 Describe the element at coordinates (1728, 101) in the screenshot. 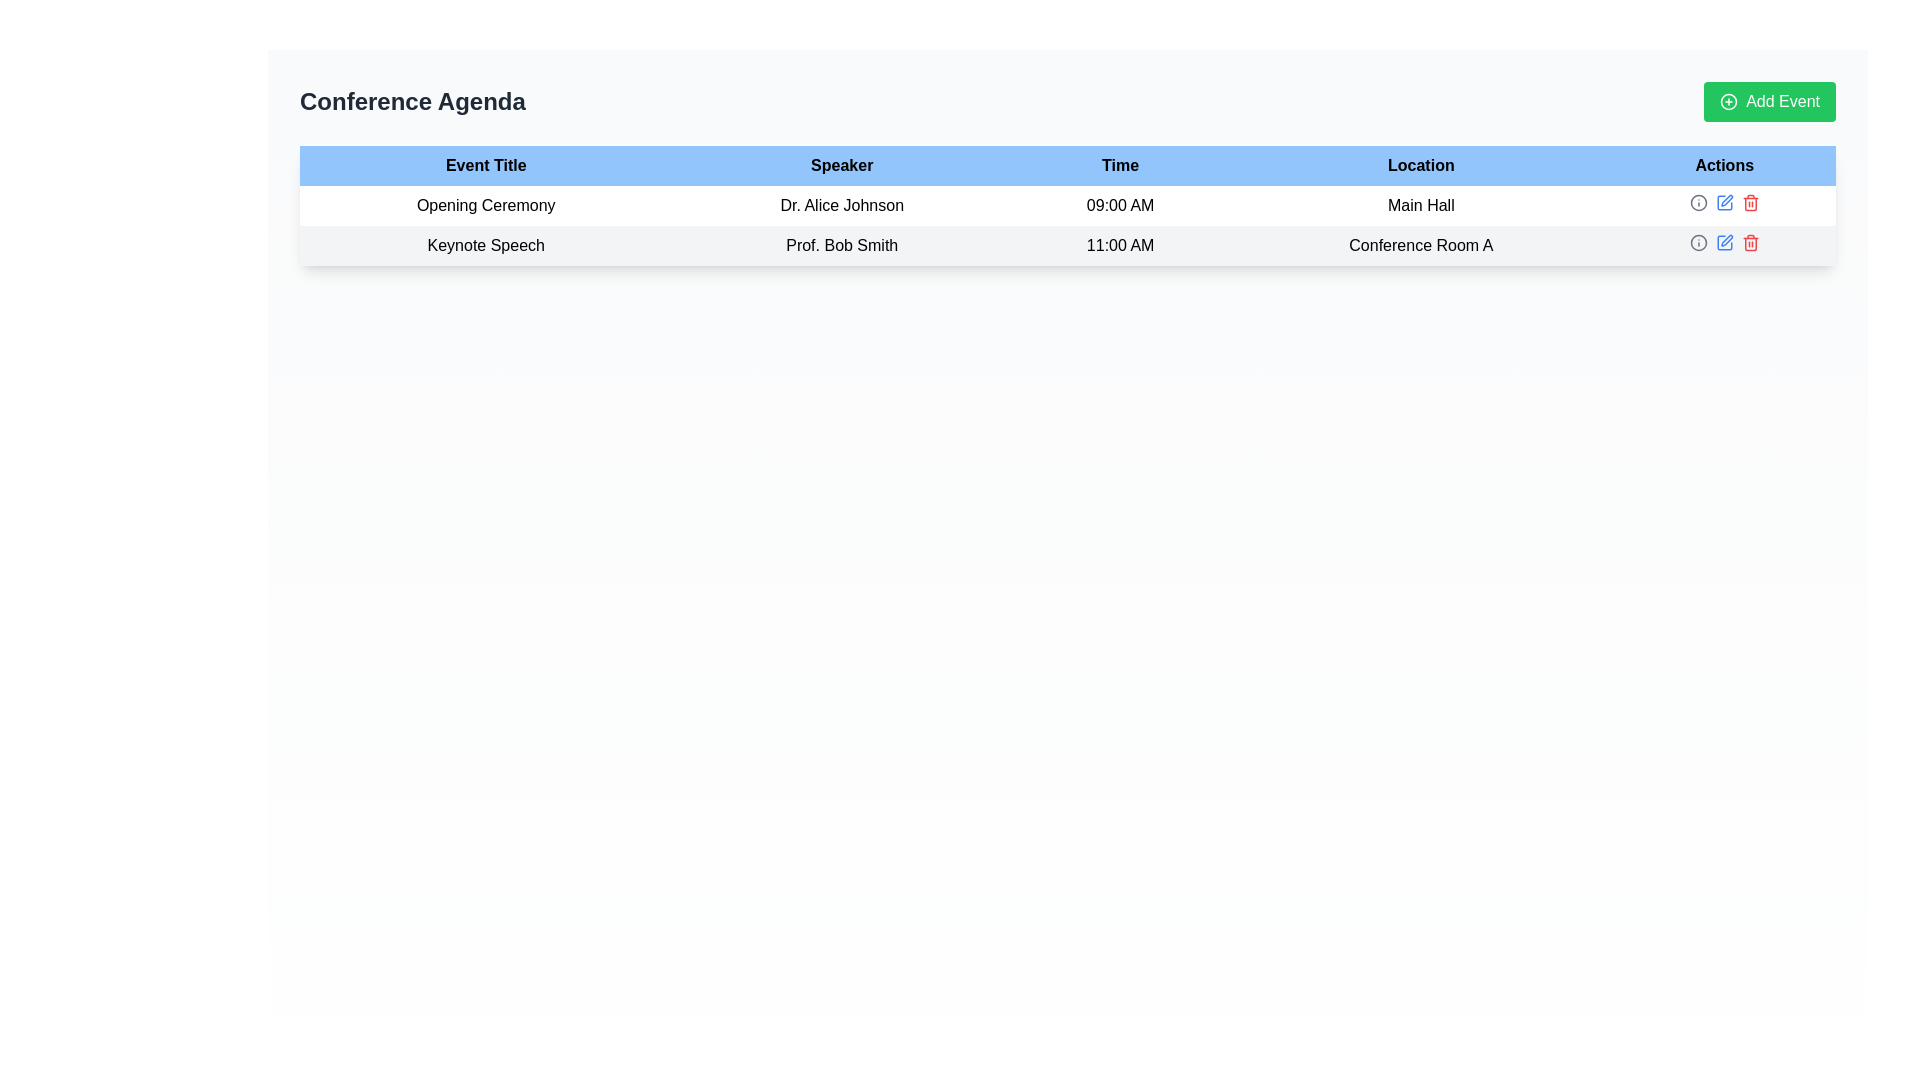

I see `the graphical icon within the 'Add Event' button located at the top-right section of the interface` at that location.